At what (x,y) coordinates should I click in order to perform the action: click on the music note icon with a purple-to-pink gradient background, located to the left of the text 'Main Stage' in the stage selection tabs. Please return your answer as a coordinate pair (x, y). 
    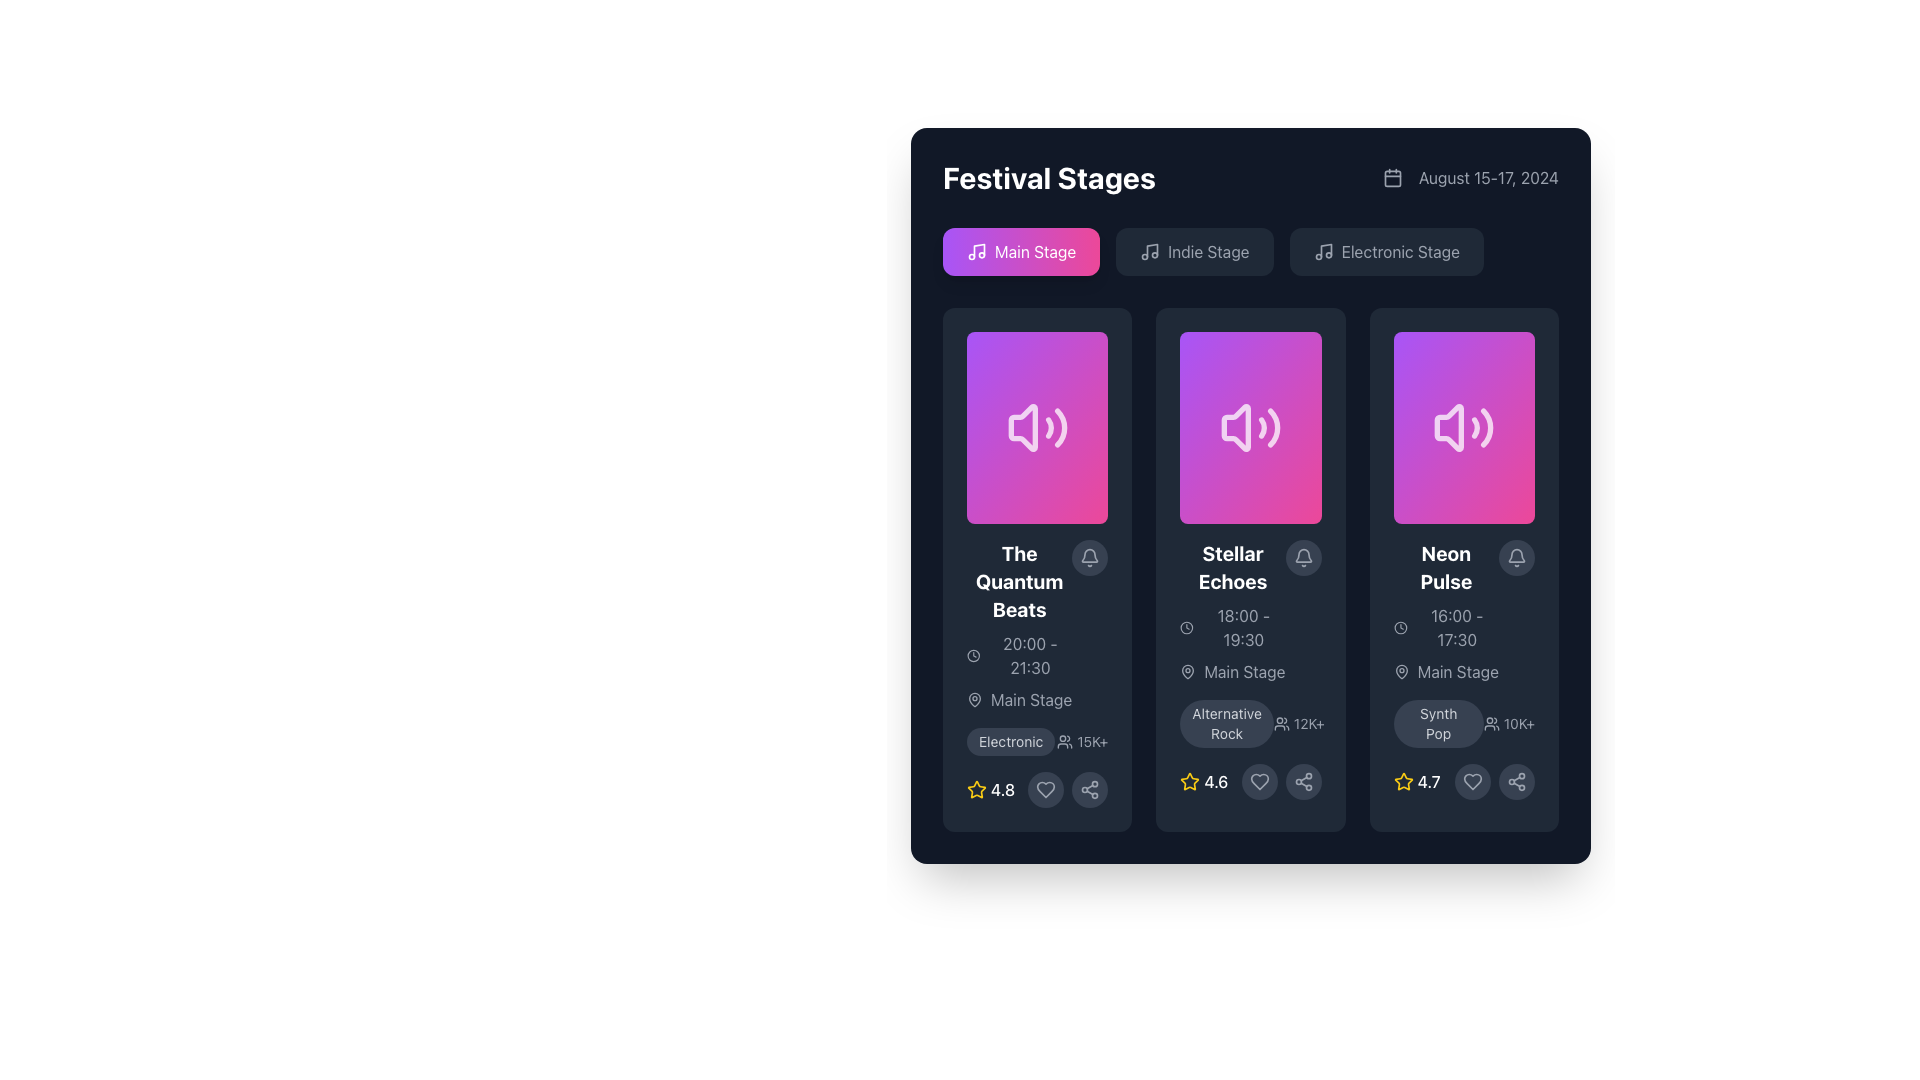
    Looking at the image, I should click on (977, 250).